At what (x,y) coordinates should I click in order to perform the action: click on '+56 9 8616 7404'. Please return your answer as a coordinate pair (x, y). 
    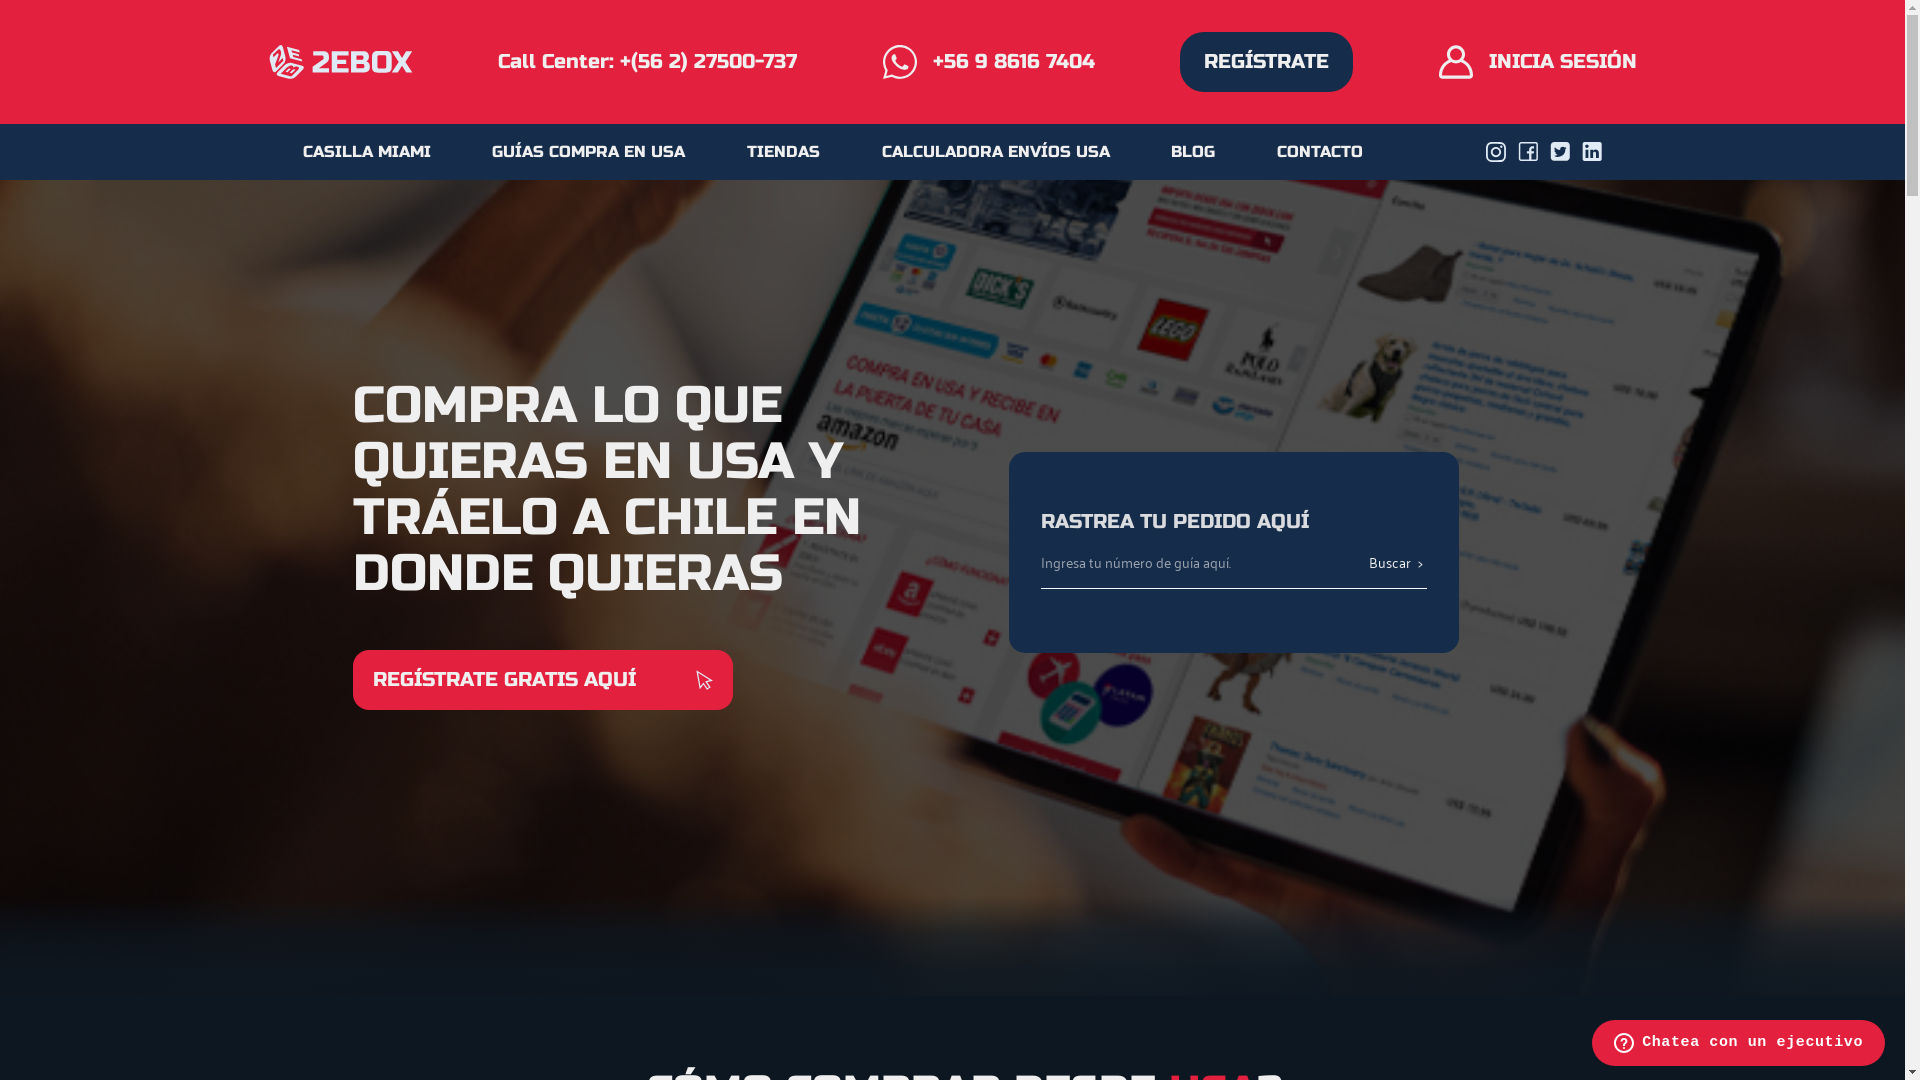
    Looking at the image, I should click on (988, 60).